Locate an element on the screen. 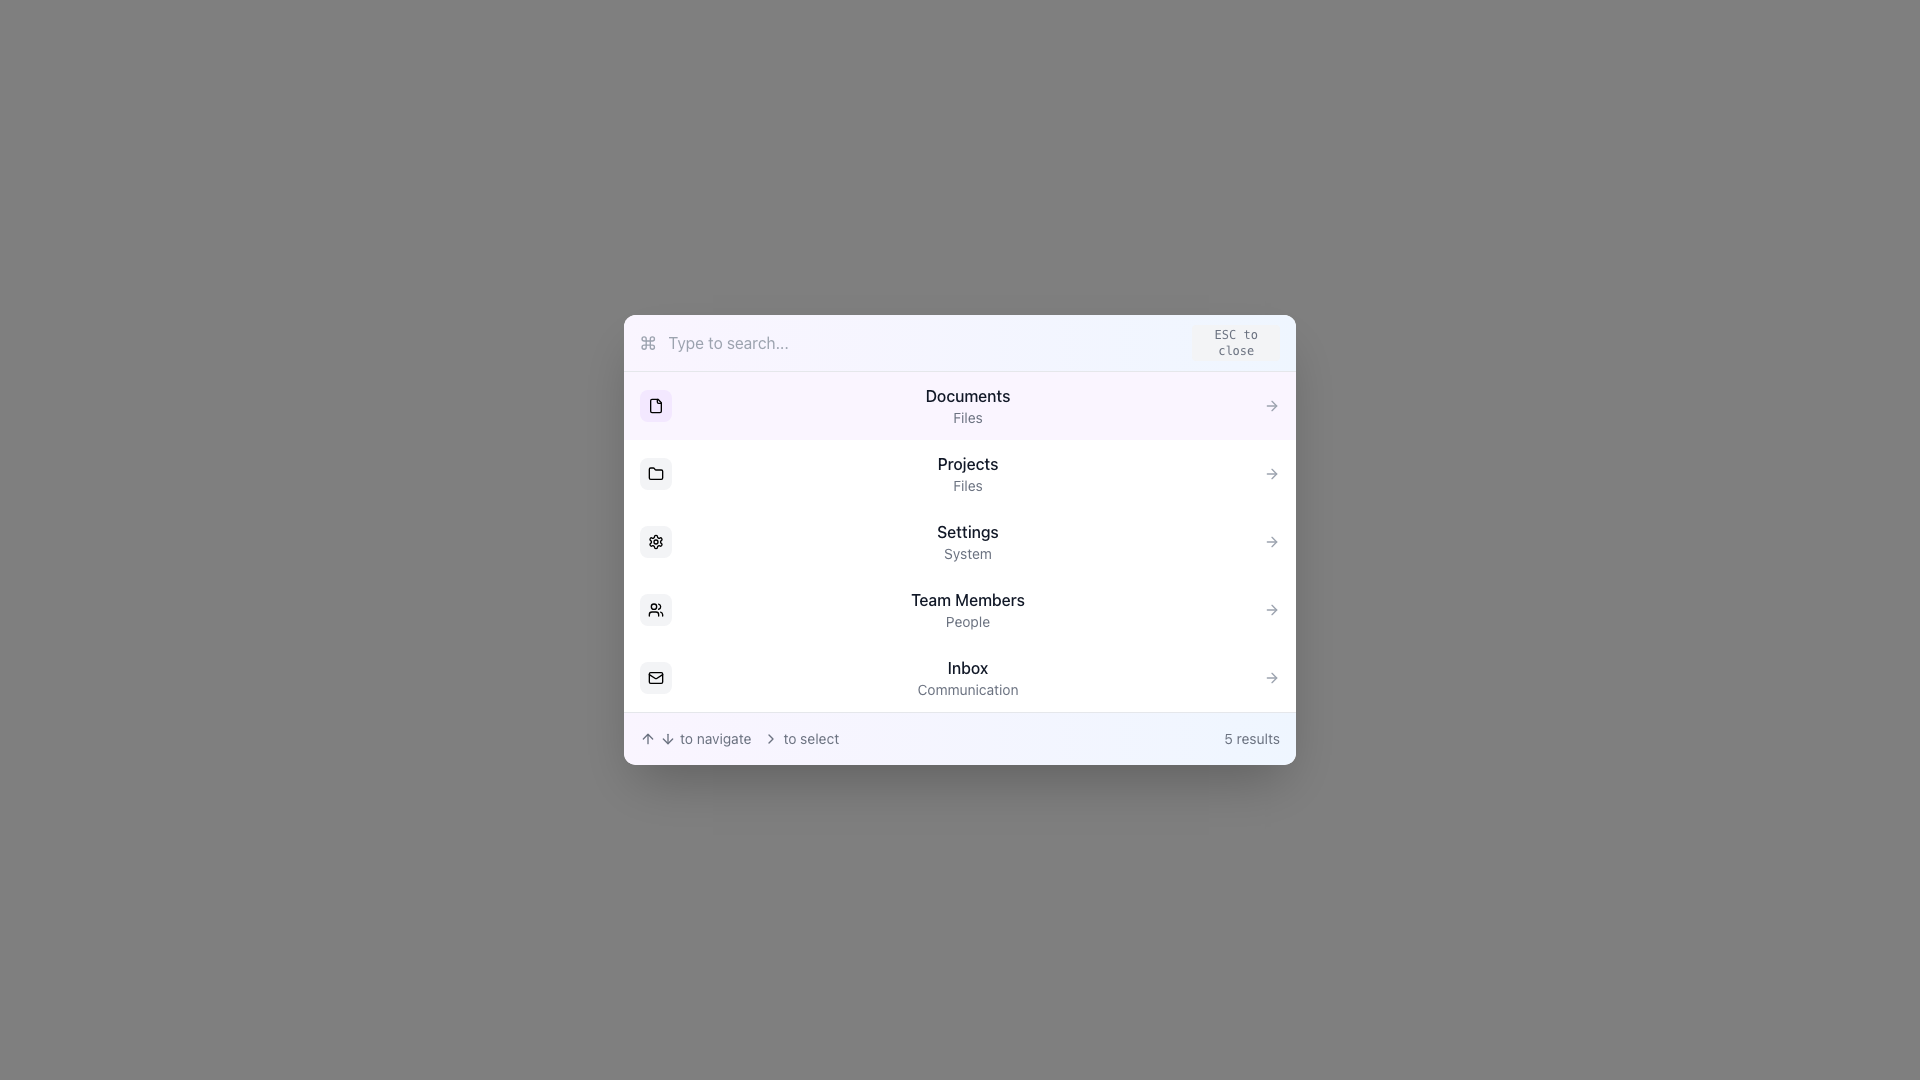 This screenshot has height=1080, width=1920. the instructional text element located at the bottom-left corner of the dialog, which indicates that the up and down arrows can be used for navigation is located at coordinates (695, 739).